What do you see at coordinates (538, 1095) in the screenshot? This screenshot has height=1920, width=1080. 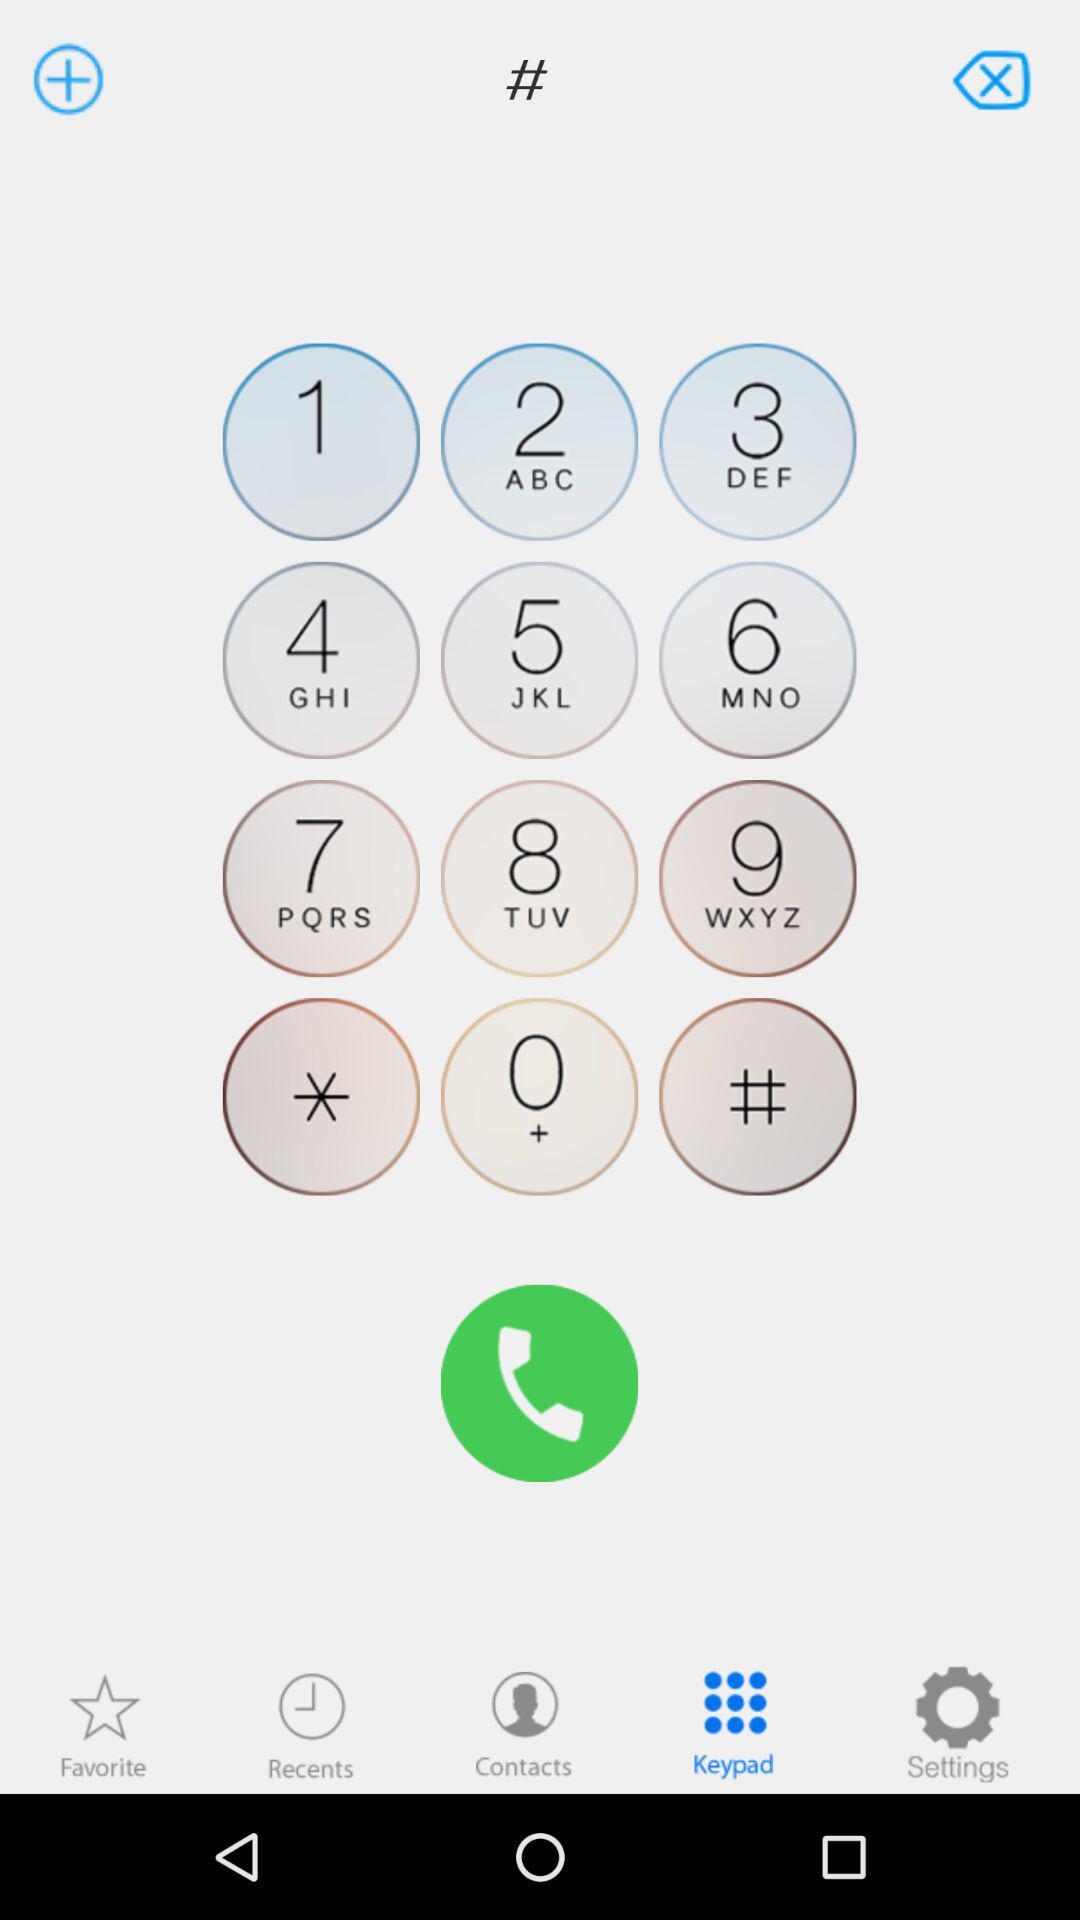 I see `dial zero` at bounding box center [538, 1095].